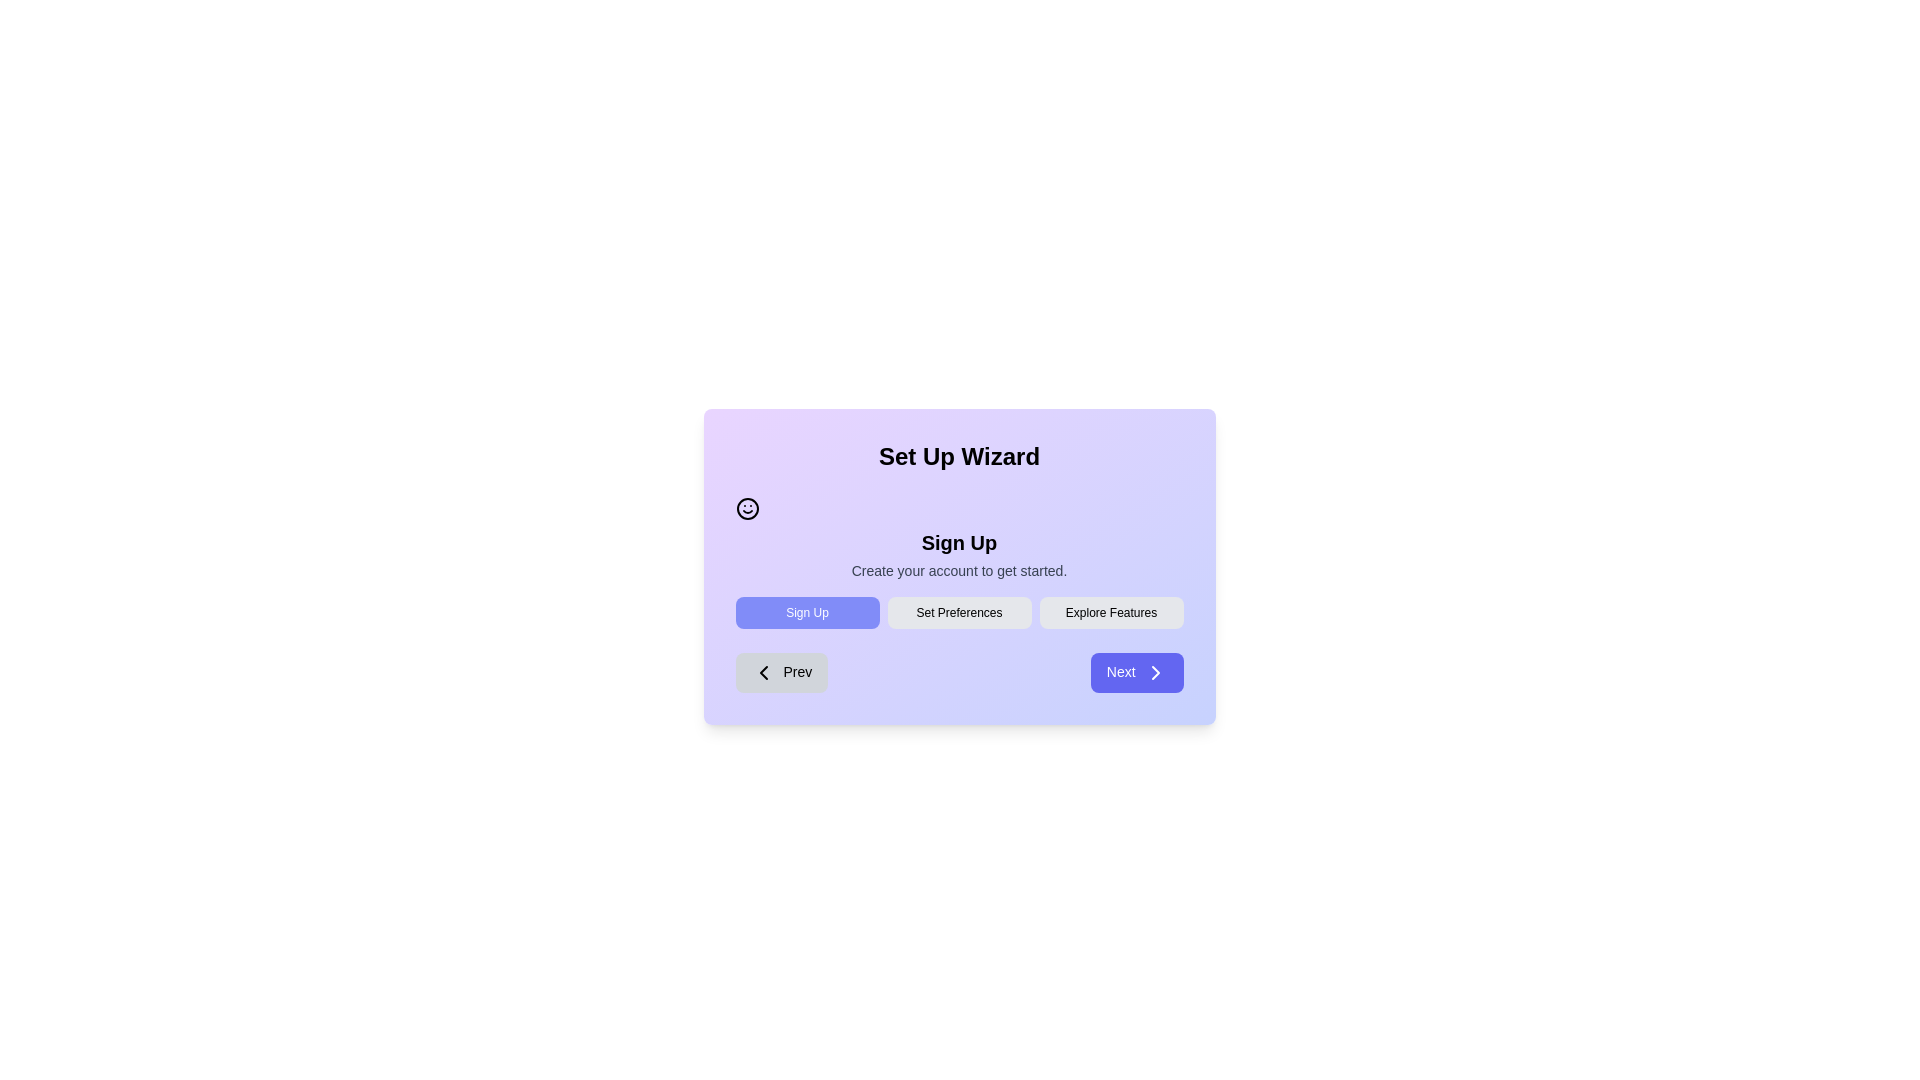 This screenshot has height=1080, width=1920. I want to click on text label 'Explore Features' located within the button styled with 'p-2 rounded-lg text-center cursor-pointer transition-all bg-gray-200 hover:bg-gray-300', so click(1110, 612).